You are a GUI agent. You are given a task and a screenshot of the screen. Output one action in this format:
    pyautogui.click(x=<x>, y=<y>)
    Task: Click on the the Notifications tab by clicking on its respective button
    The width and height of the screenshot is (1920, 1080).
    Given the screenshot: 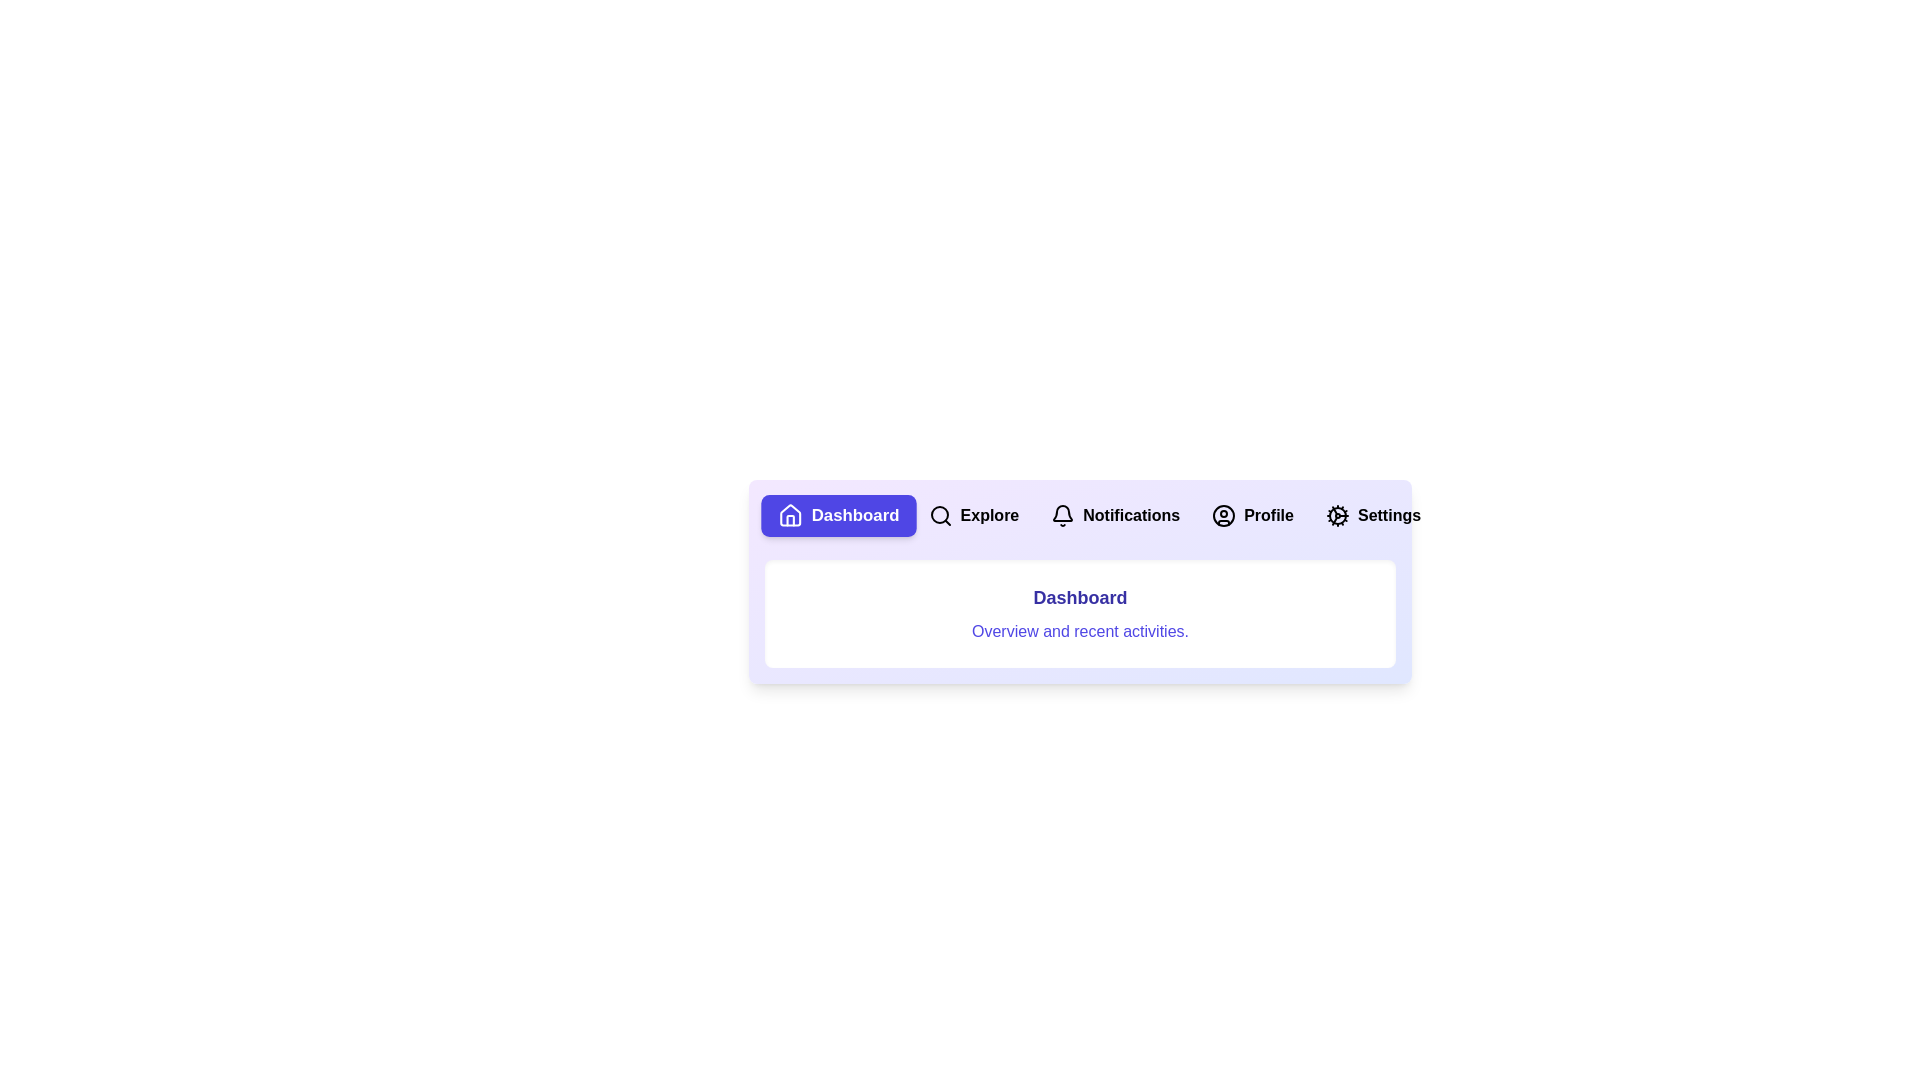 What is the action you would take?
    pyautogui.click(x=1114, y=515)
    